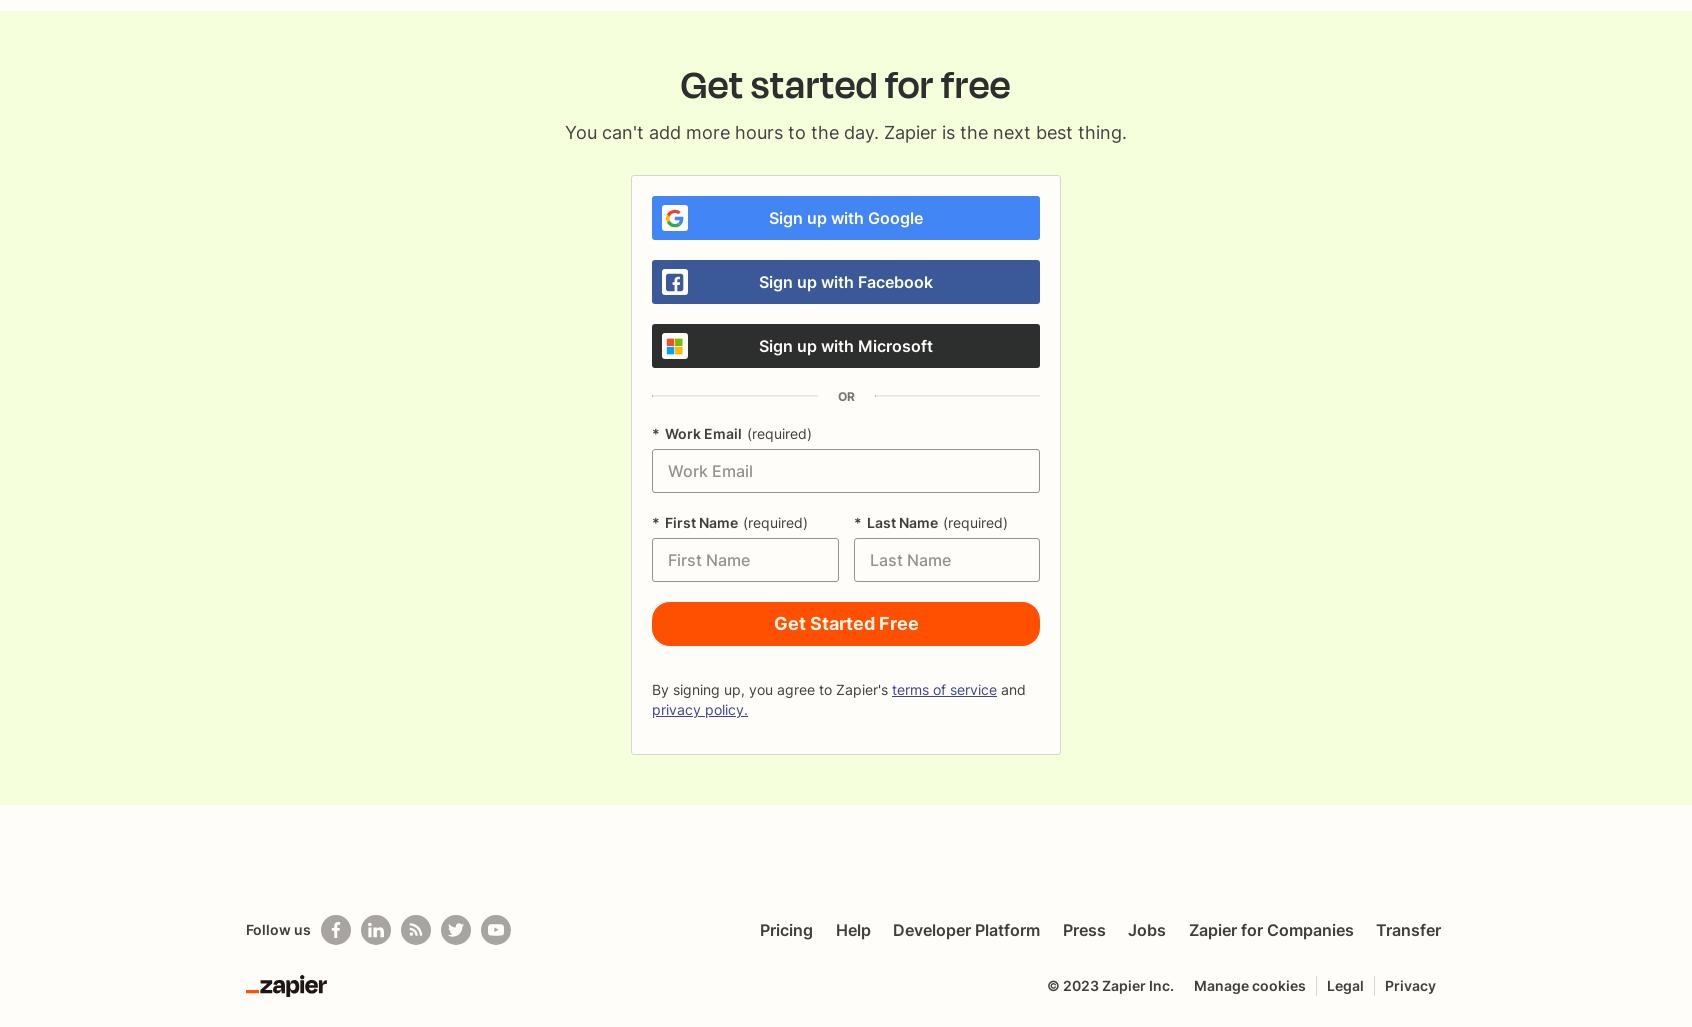 Image resolution: width=1692 pixels, height=1027 pixels. What do you see at coordinates (1345, 984) in the screenshot?
I see `'Legal'` at bounding box center [1345, 984].